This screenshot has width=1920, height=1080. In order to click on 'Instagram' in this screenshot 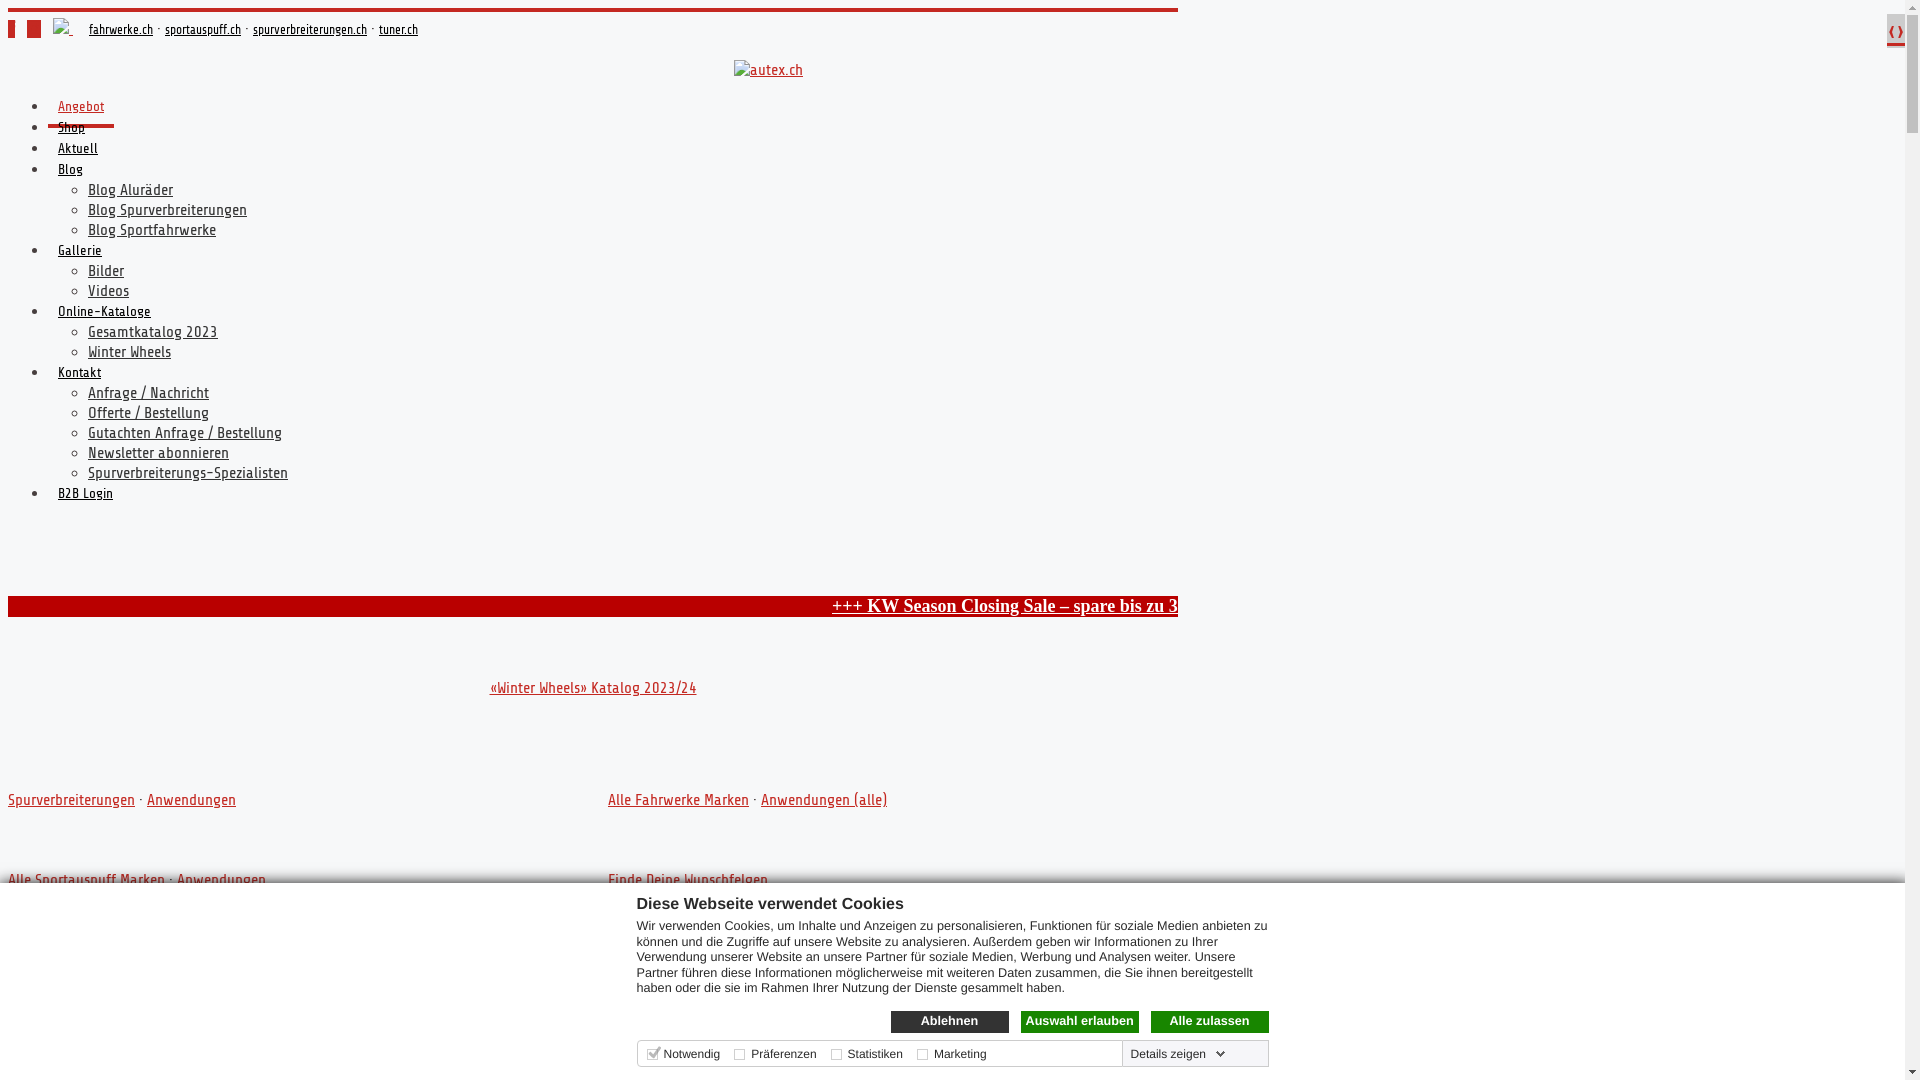, I will do `click(33, 29)`.